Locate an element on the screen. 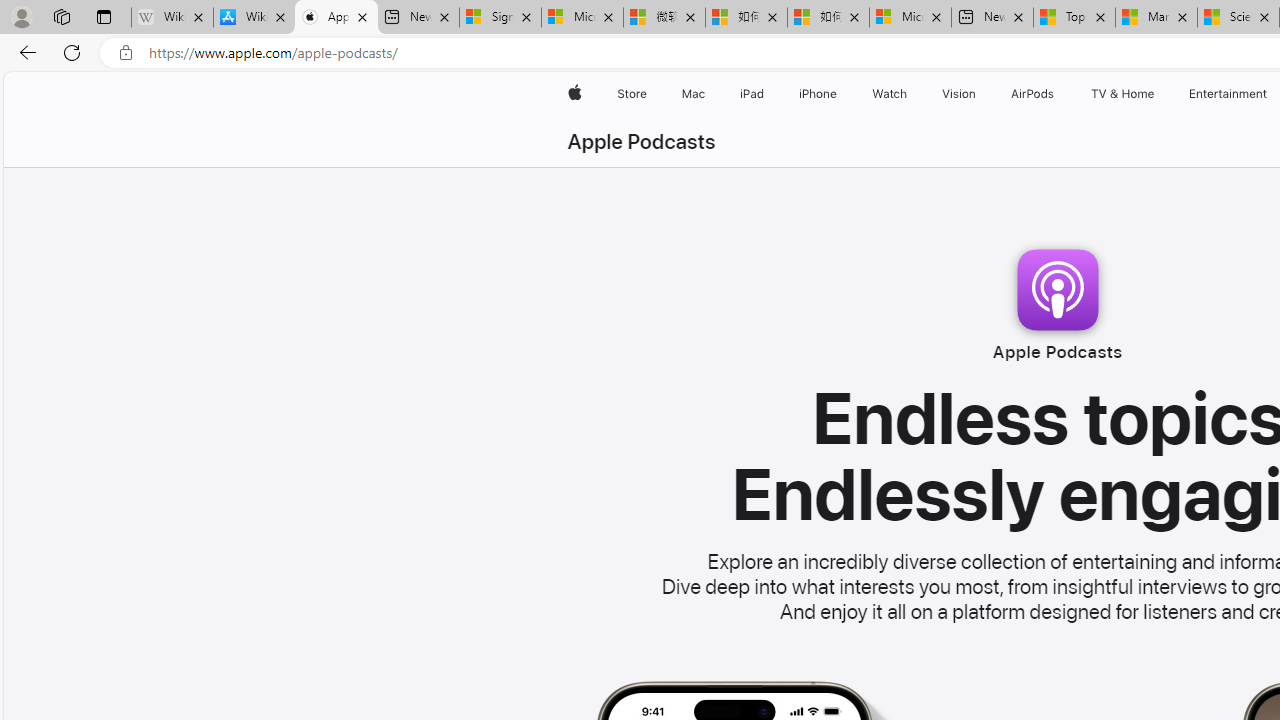 The height and width of the screenshot is (720, 1280). 'AirPods' is located at coordinates (1032, 93).